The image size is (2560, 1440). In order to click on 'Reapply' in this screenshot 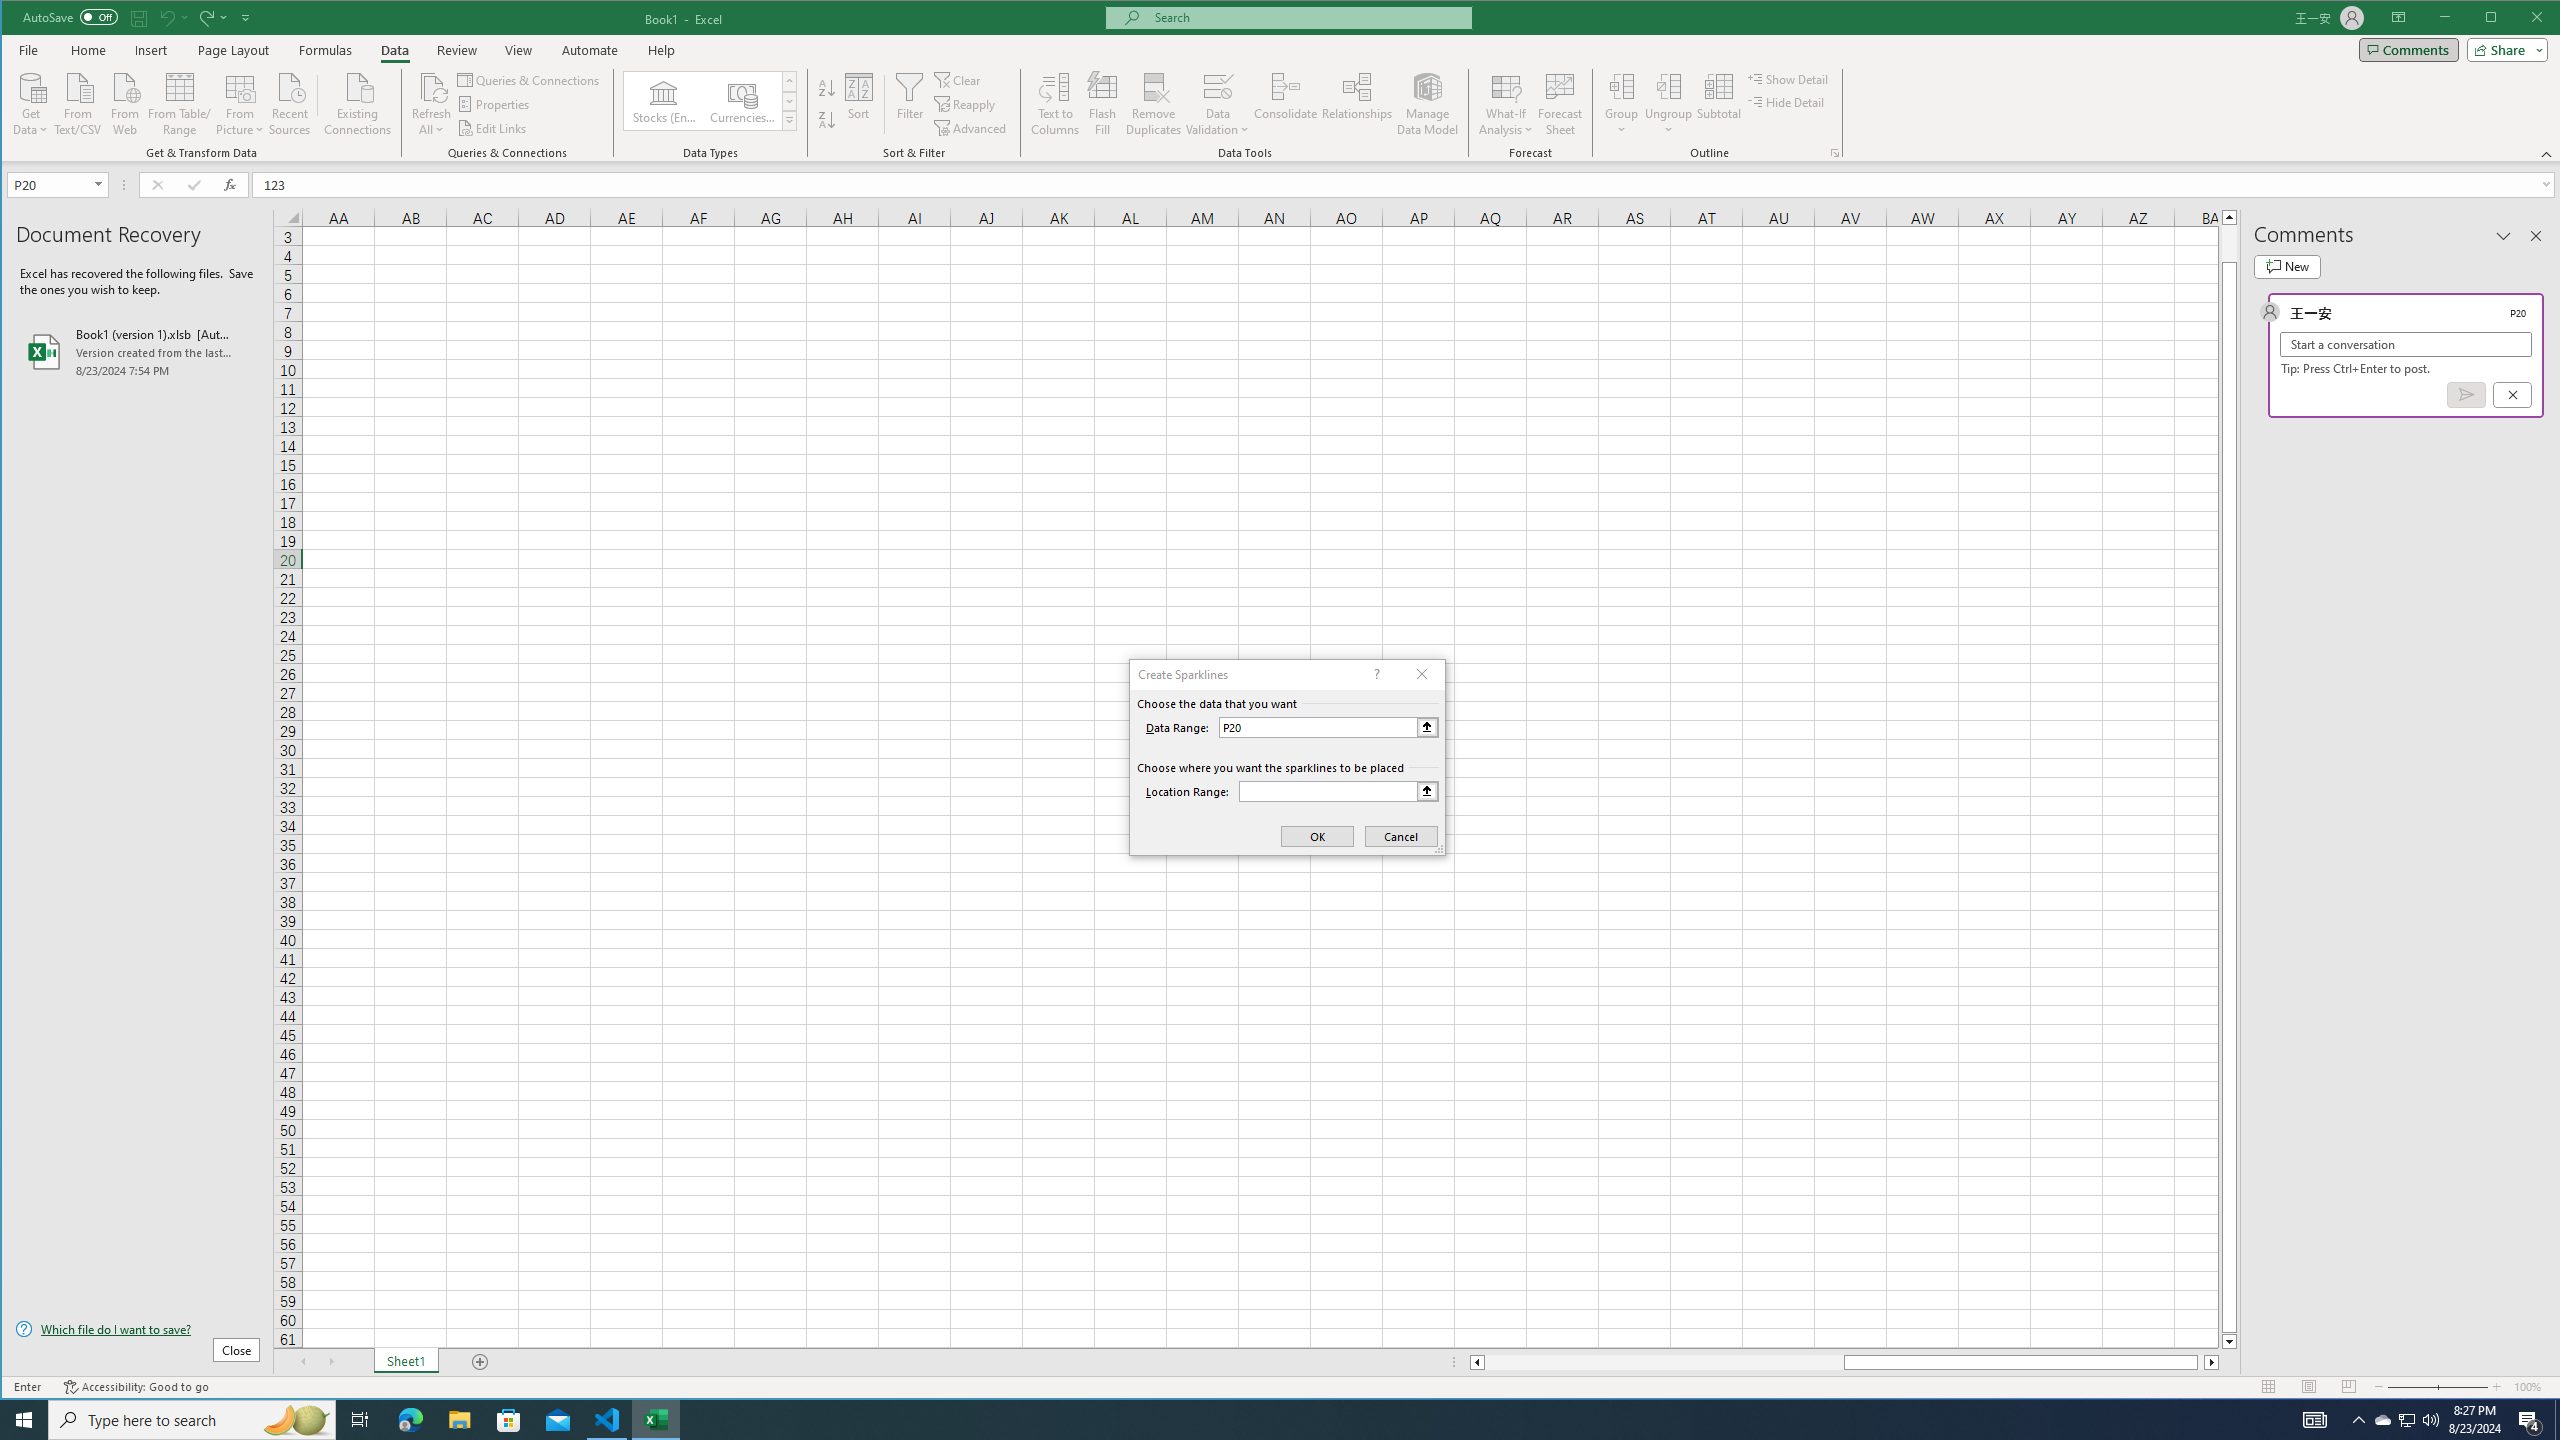, I will do `click(966, 104)`.